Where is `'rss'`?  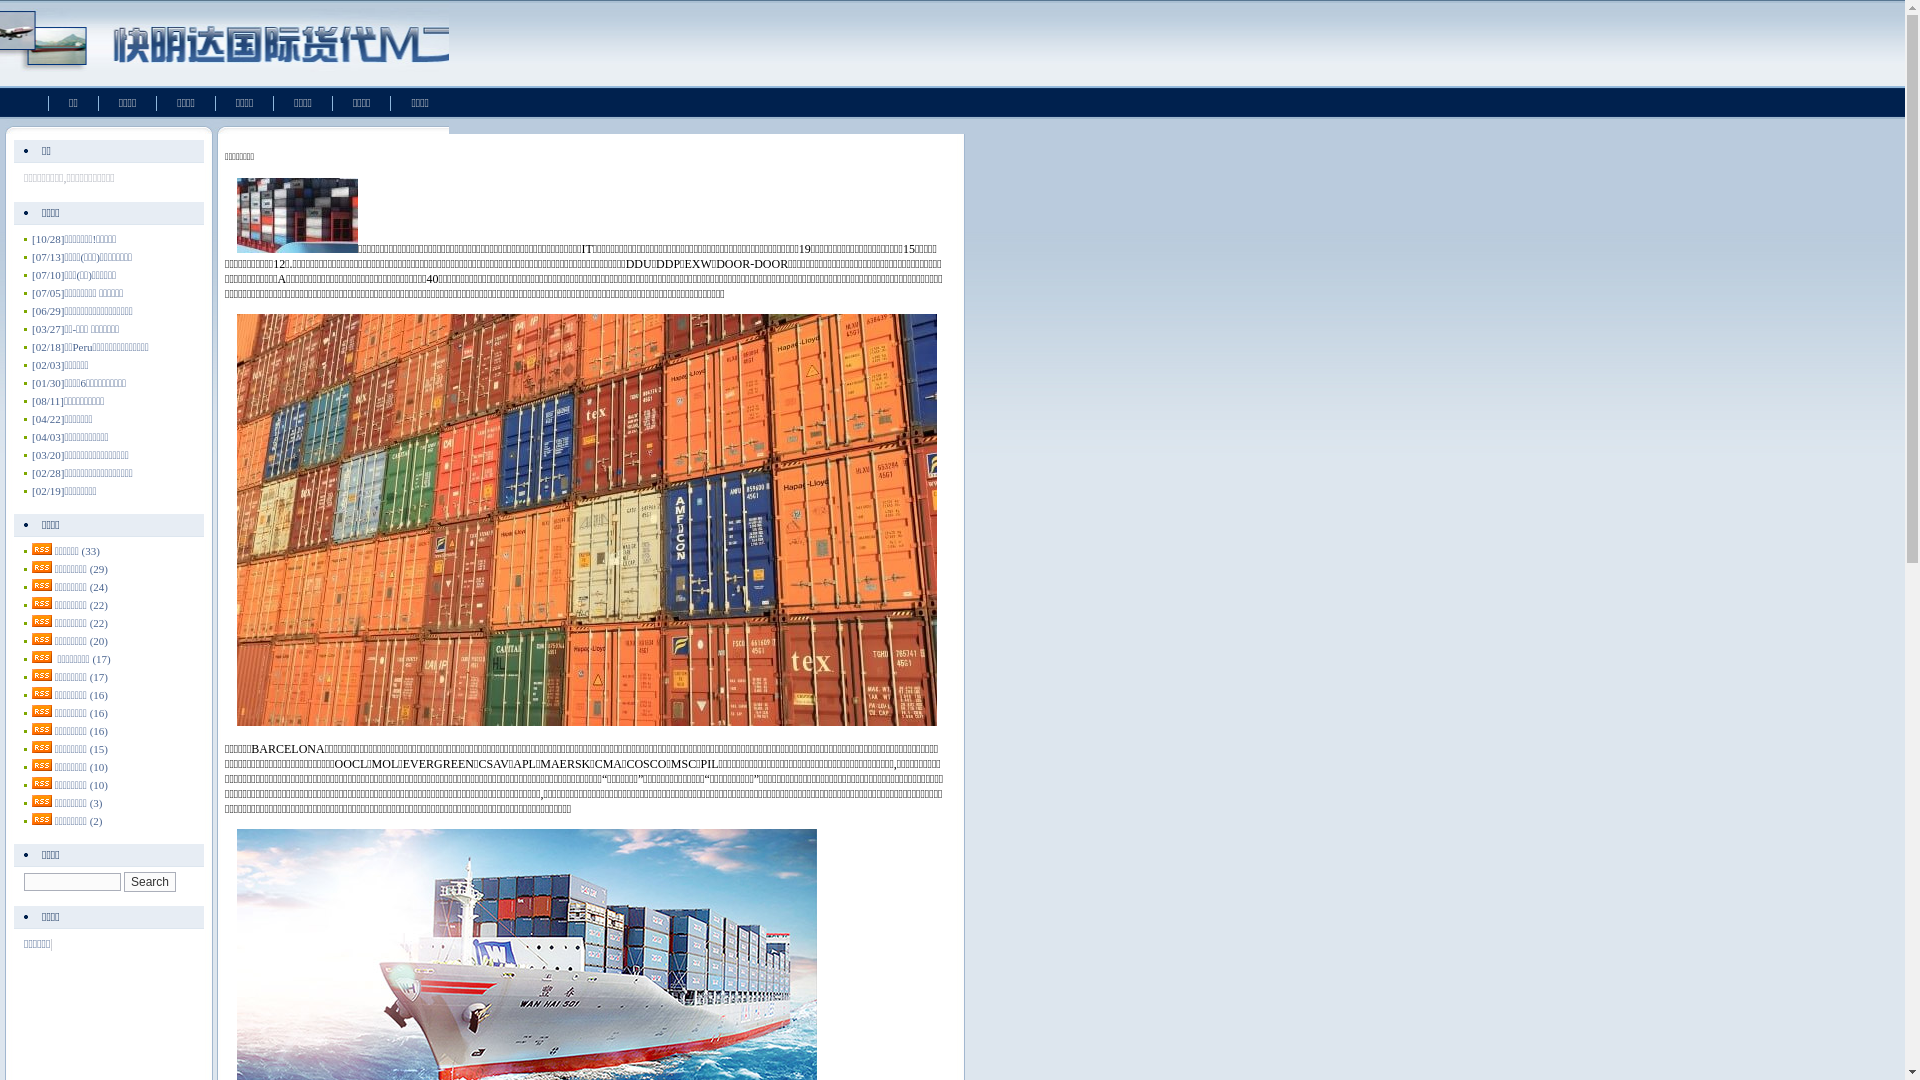 'rss' is located at coordinates (42, 692).